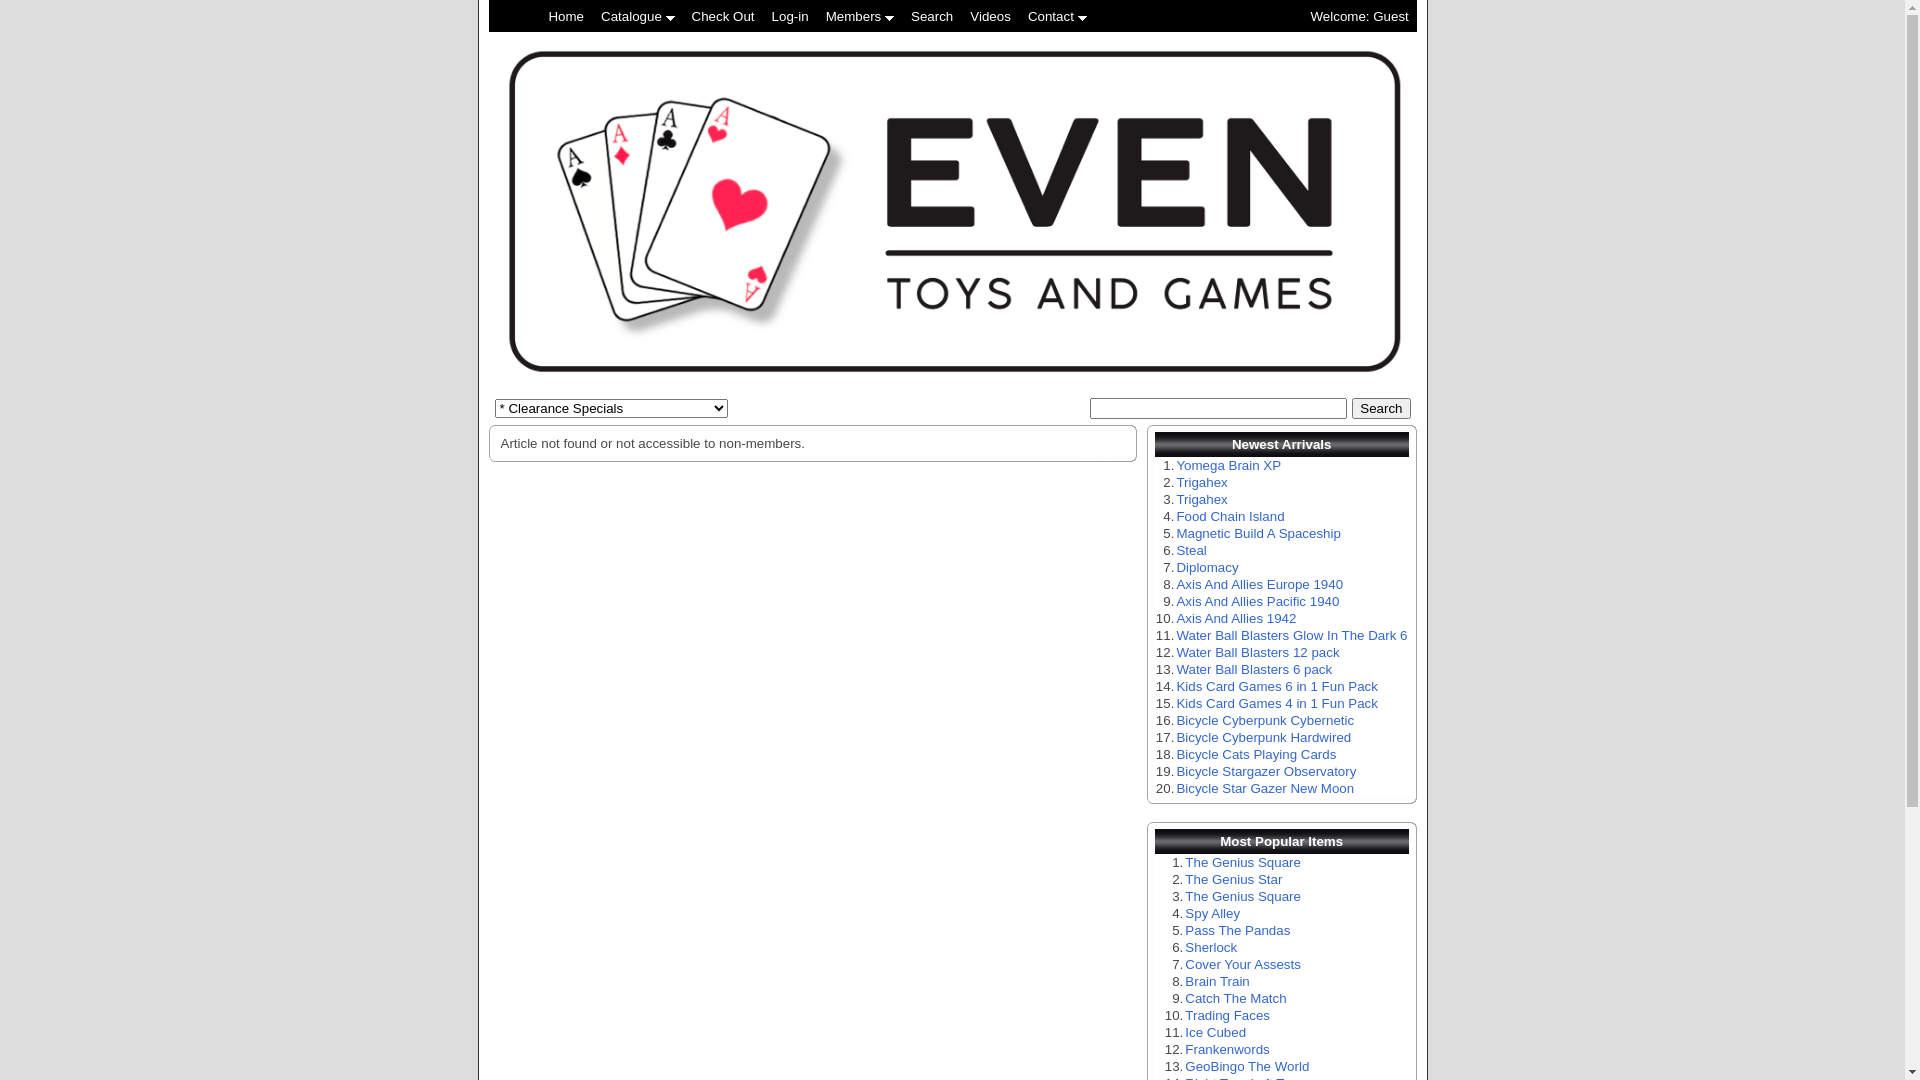 This screenshot has height=1080, width=1920. Describe the element at coordinates (1242, 963) in the screenshot. I see `'Cover Your Assests'` at that location.